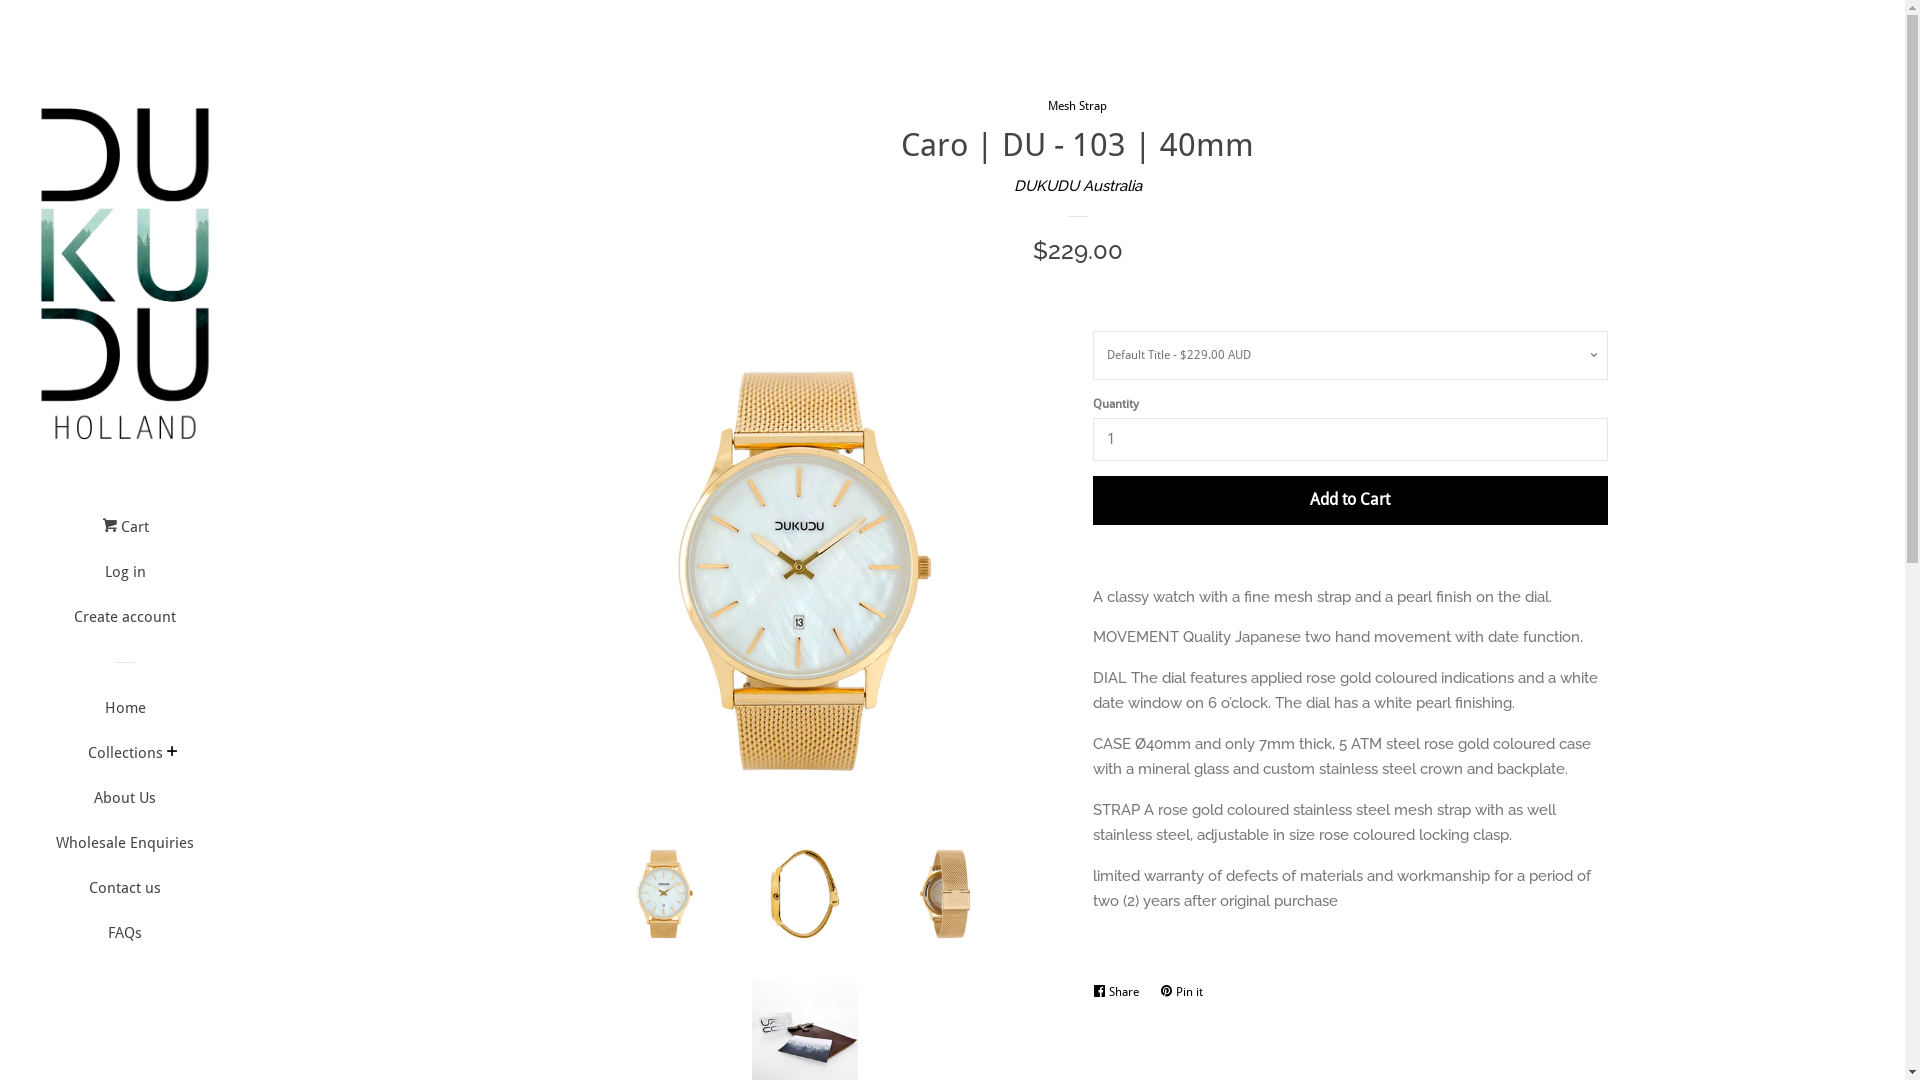 This screenshot has width=1920, height=1080. Describe the element at coordinates (124, 533) in the screenshot. I see `'Cart'` at that location.